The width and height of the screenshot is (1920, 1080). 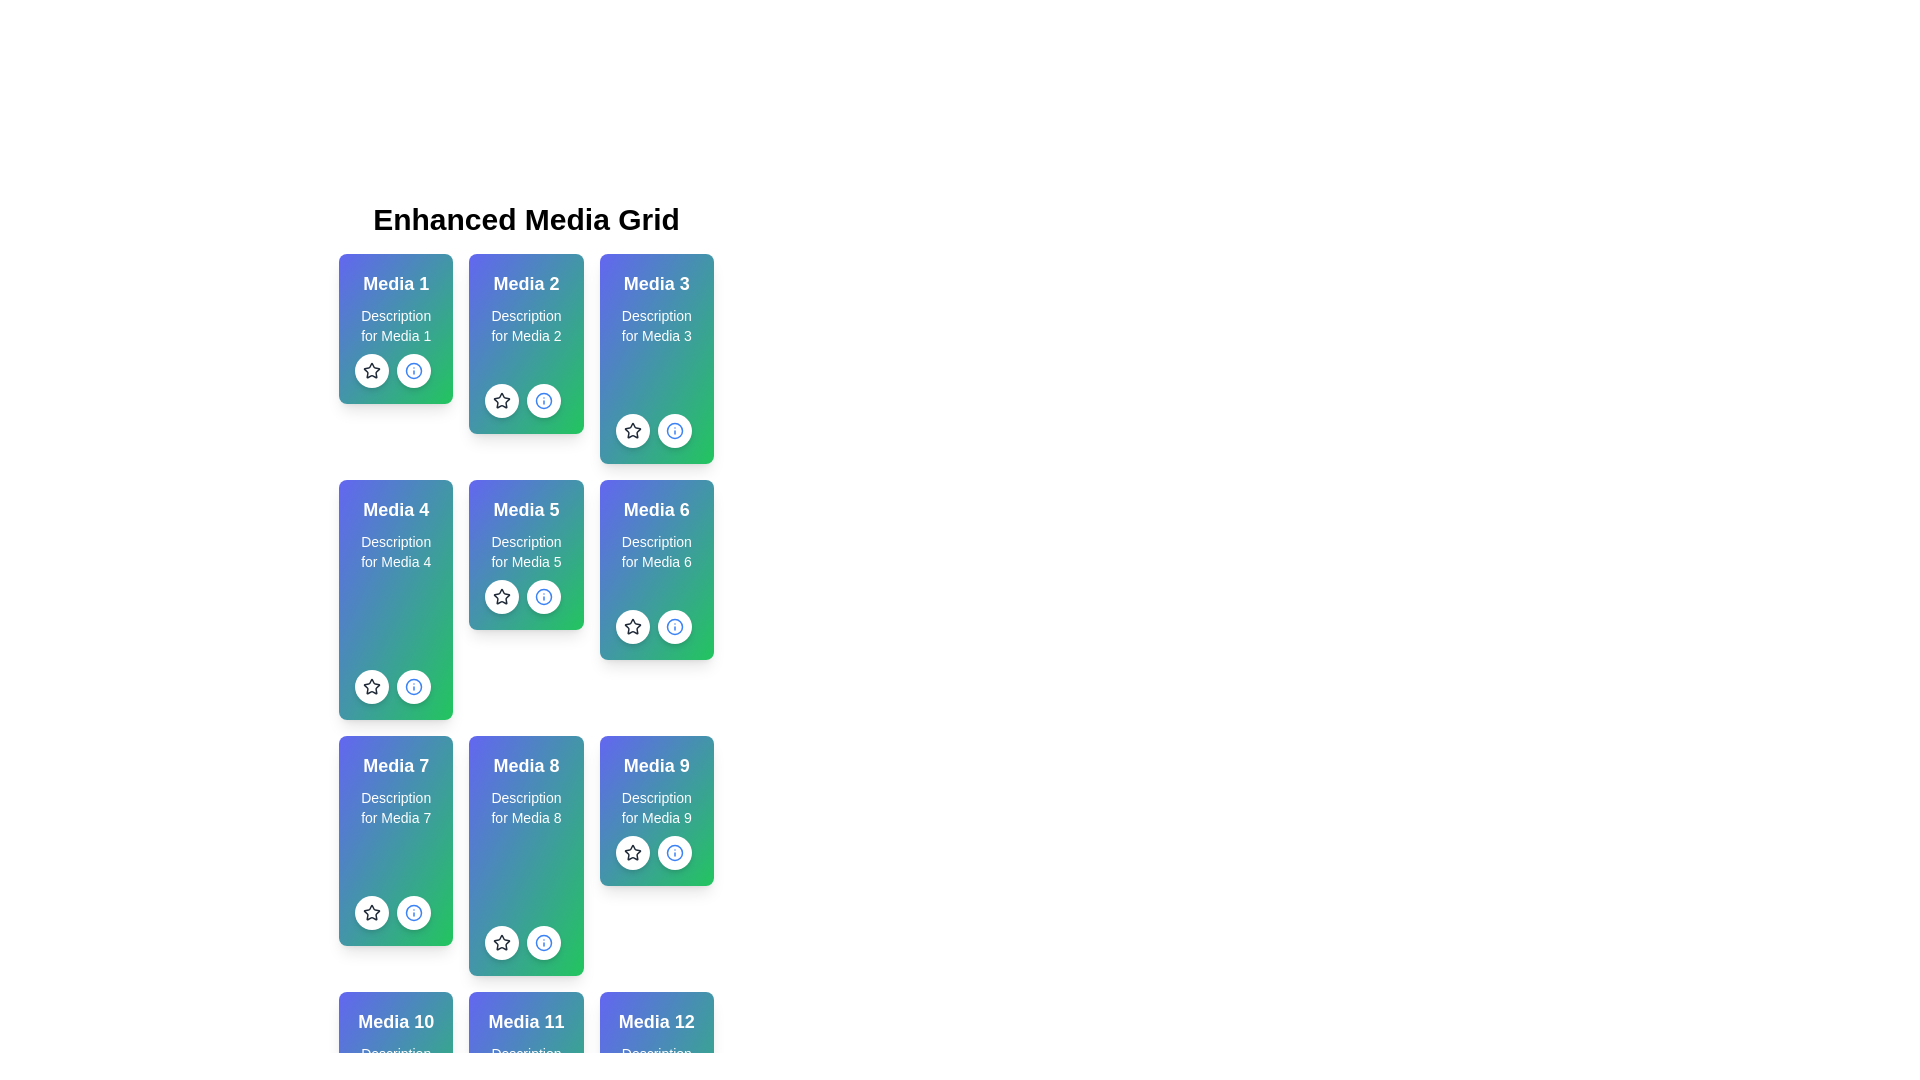 What do you see at coordinates (523, 401) in the screenshot?
I see `the interactive control group containing the star and info buttons located in the lower-left corner of the 'Media 2' card` at bounding box center [523, 401].